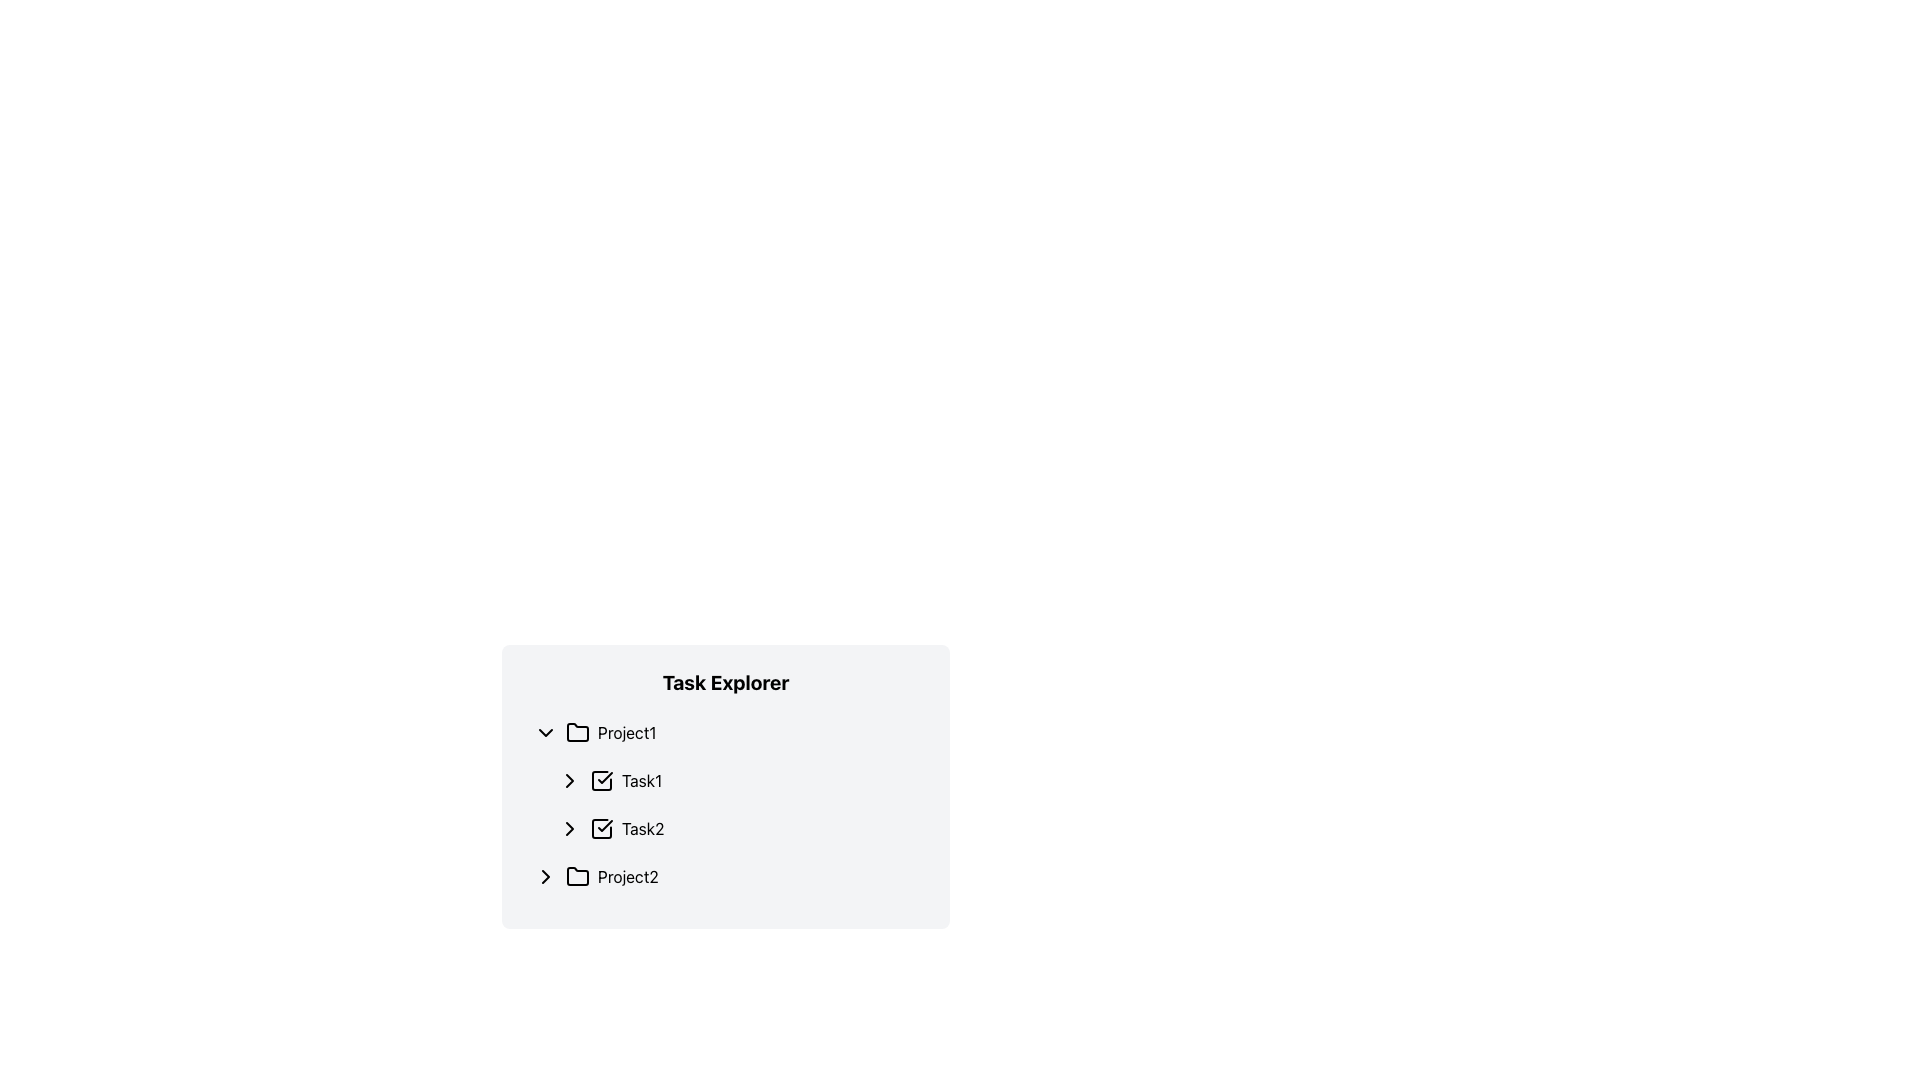 Image resolution: width=1920 pixels, height=1080 pixels. Describe the element at coordinates (600, 779) in the screenshot. I see `on the minimalistic square-shaped checkbox with a checkmark inside it, located next` at that location.